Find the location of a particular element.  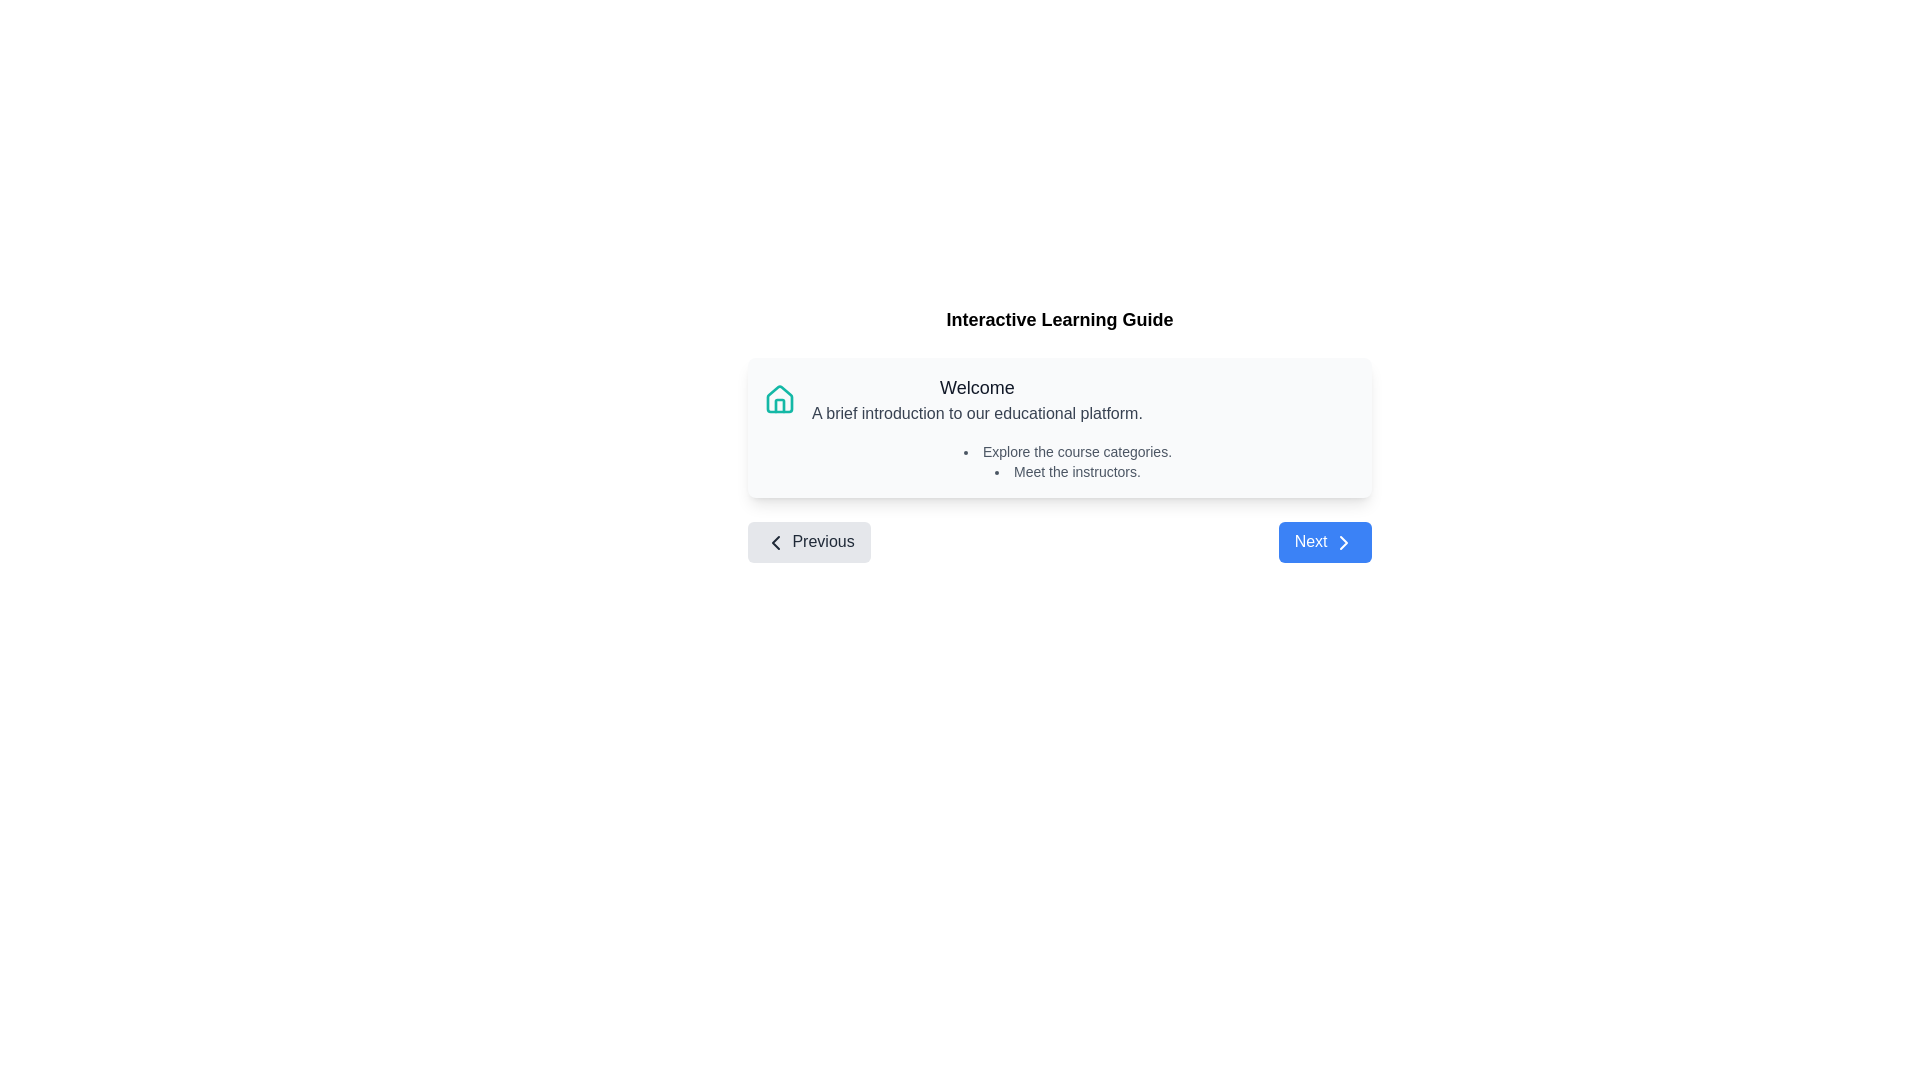

the forward icon located at the far right end of the blue rectangular 'Next' button for interaction feedback is located at coordinates (1344, 542).